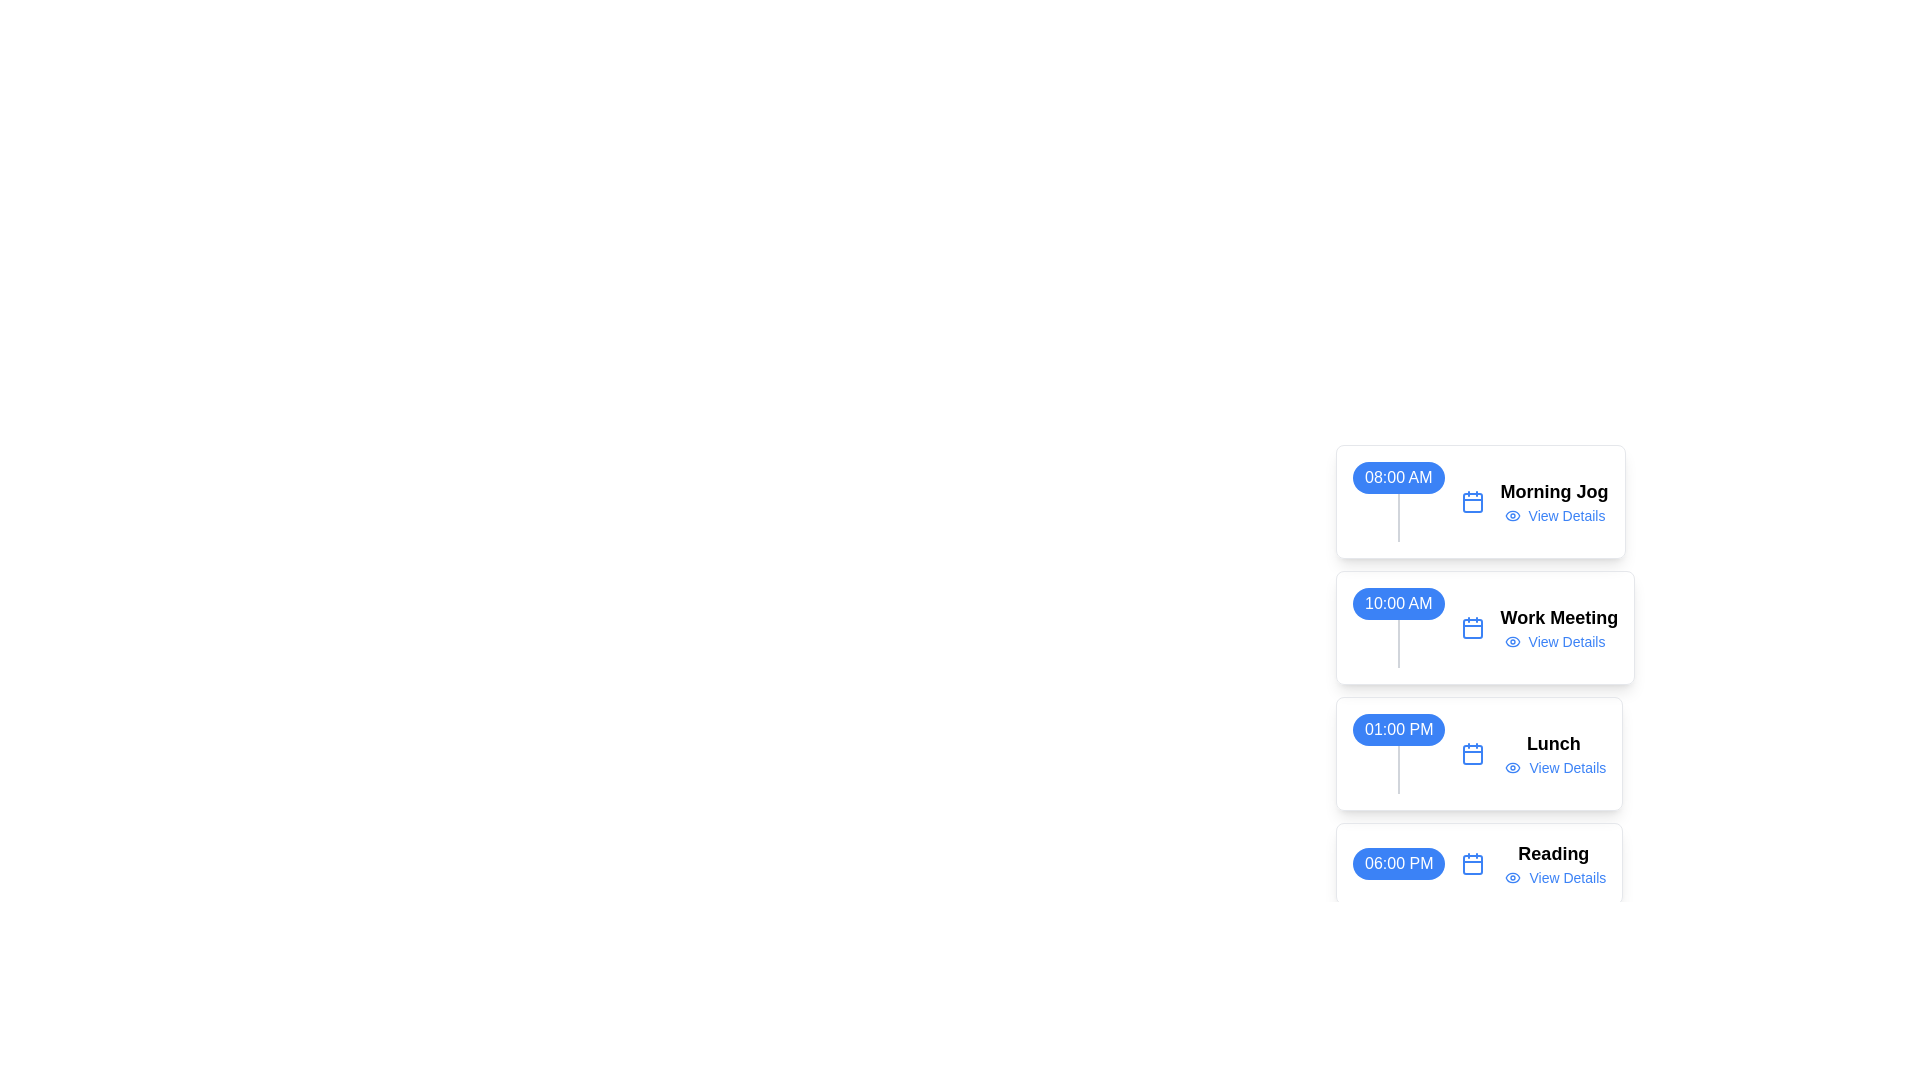 This screenshot has height=1080, width=1920. What do you see at coordinates (1553, 492) in the screenshot?
I see `the 'Morning Jog' title text element, which is styled in bold, large sans-serif font and is positioned next to a blue time label '08:00 AM' and a calendar icon` at bounding box center [1553, 492].